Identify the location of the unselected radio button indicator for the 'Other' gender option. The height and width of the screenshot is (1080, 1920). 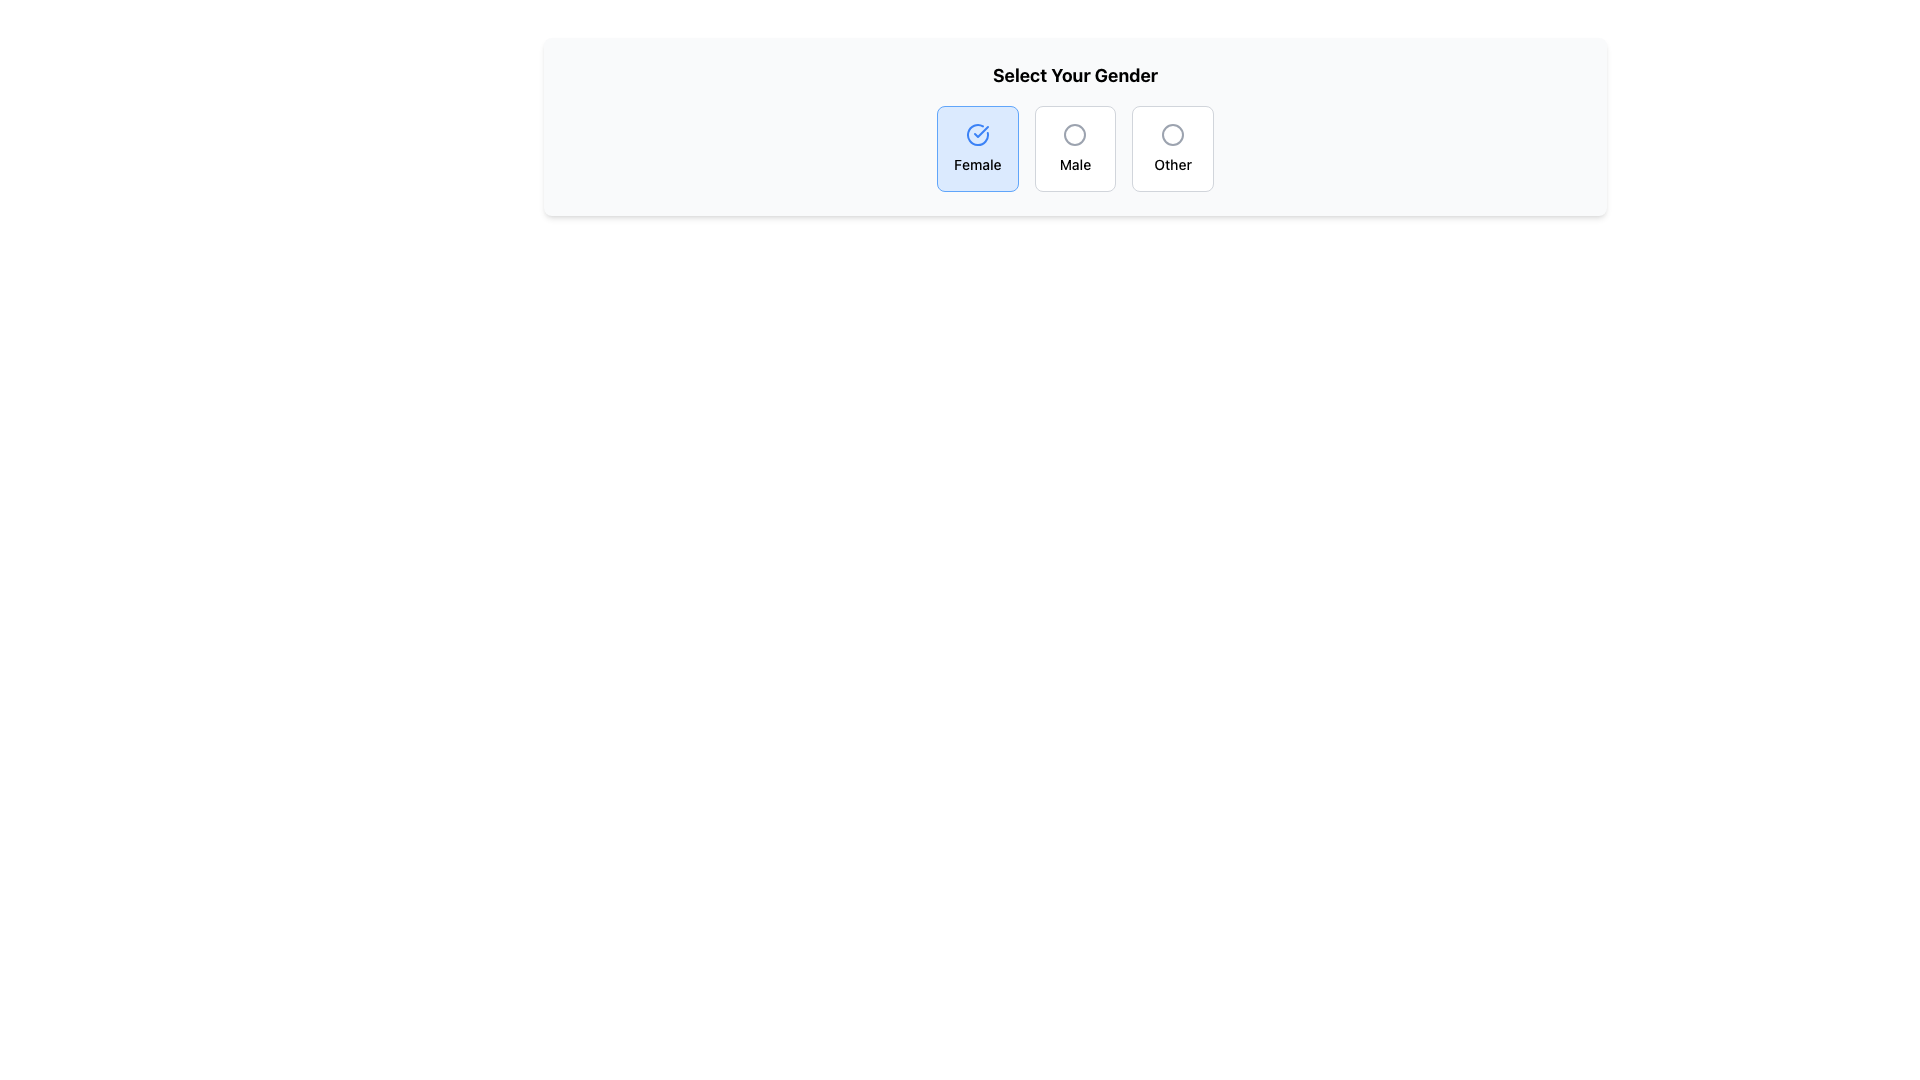
(1173, 135).